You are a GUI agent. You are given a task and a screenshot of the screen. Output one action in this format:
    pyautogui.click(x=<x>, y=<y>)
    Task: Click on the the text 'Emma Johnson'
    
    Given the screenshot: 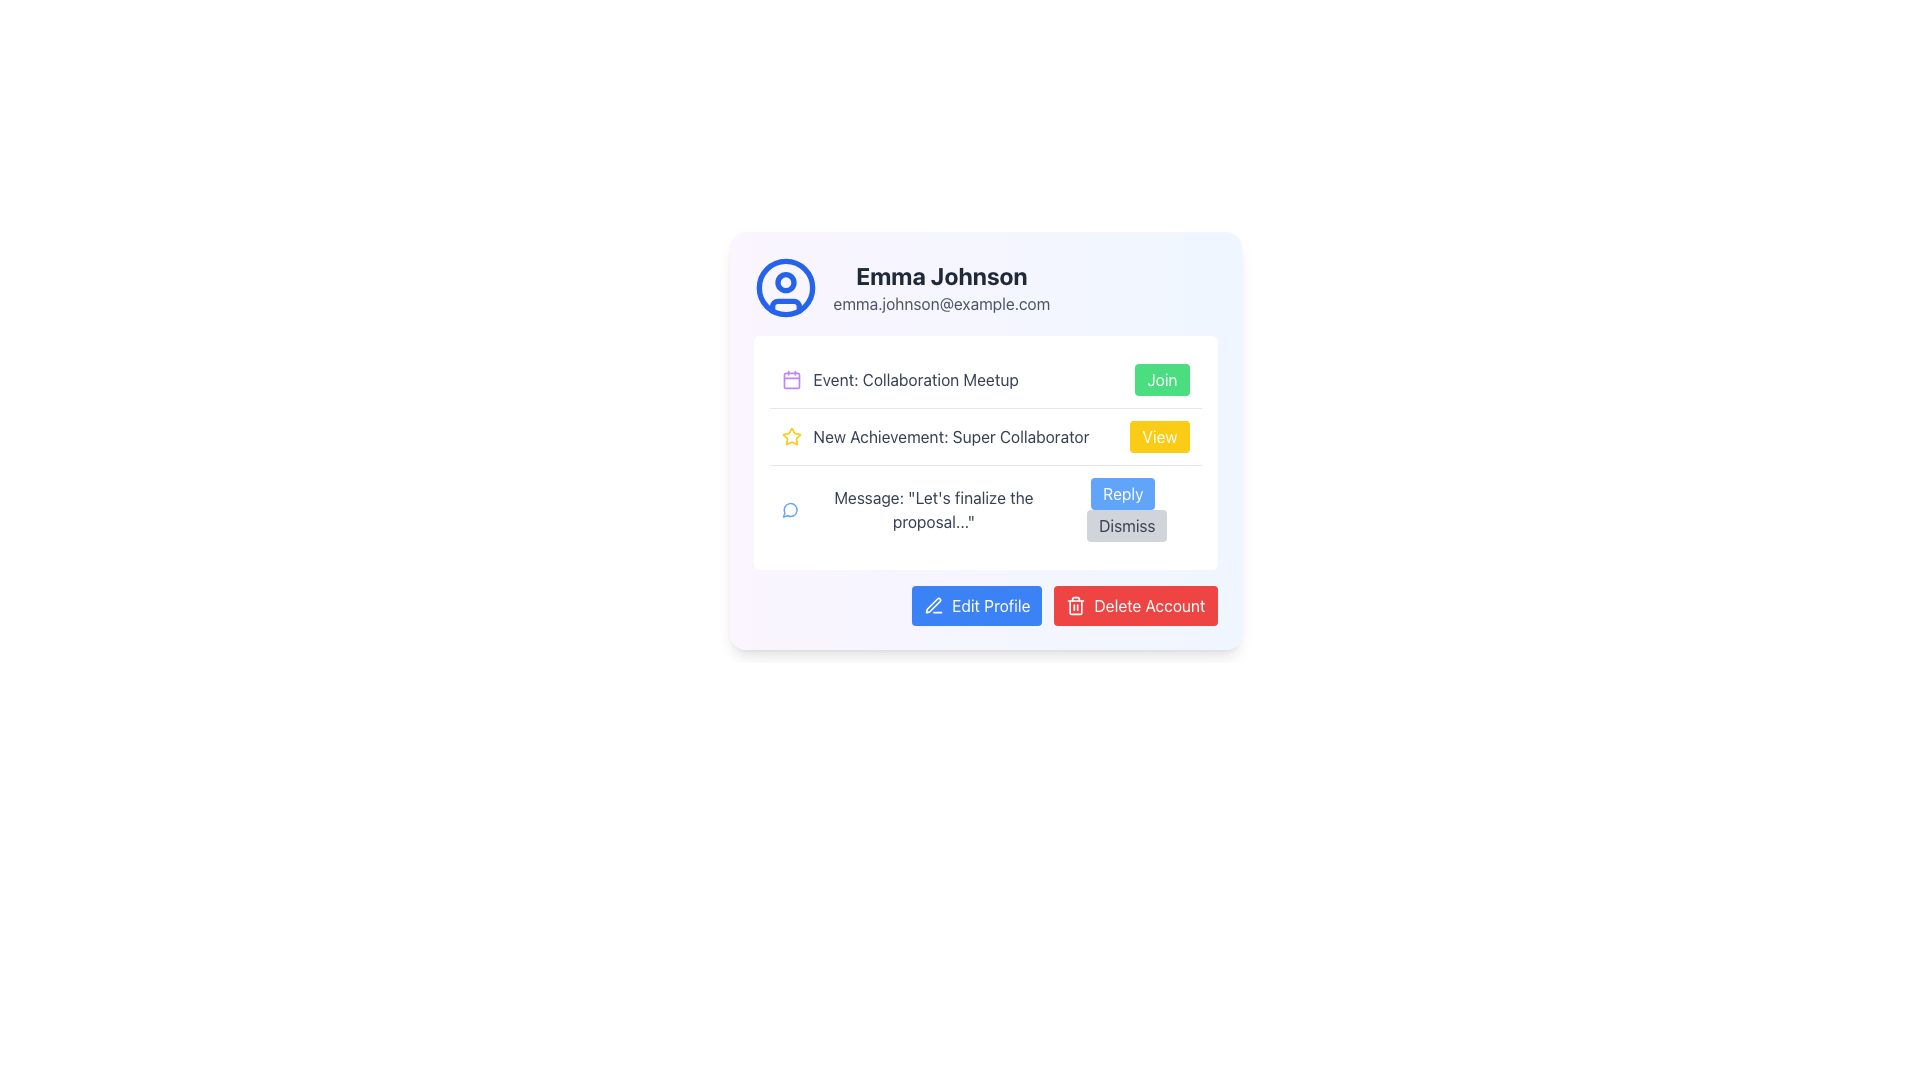 What is the action you would take?
    pyautogui.click(x=985, y=288)
    